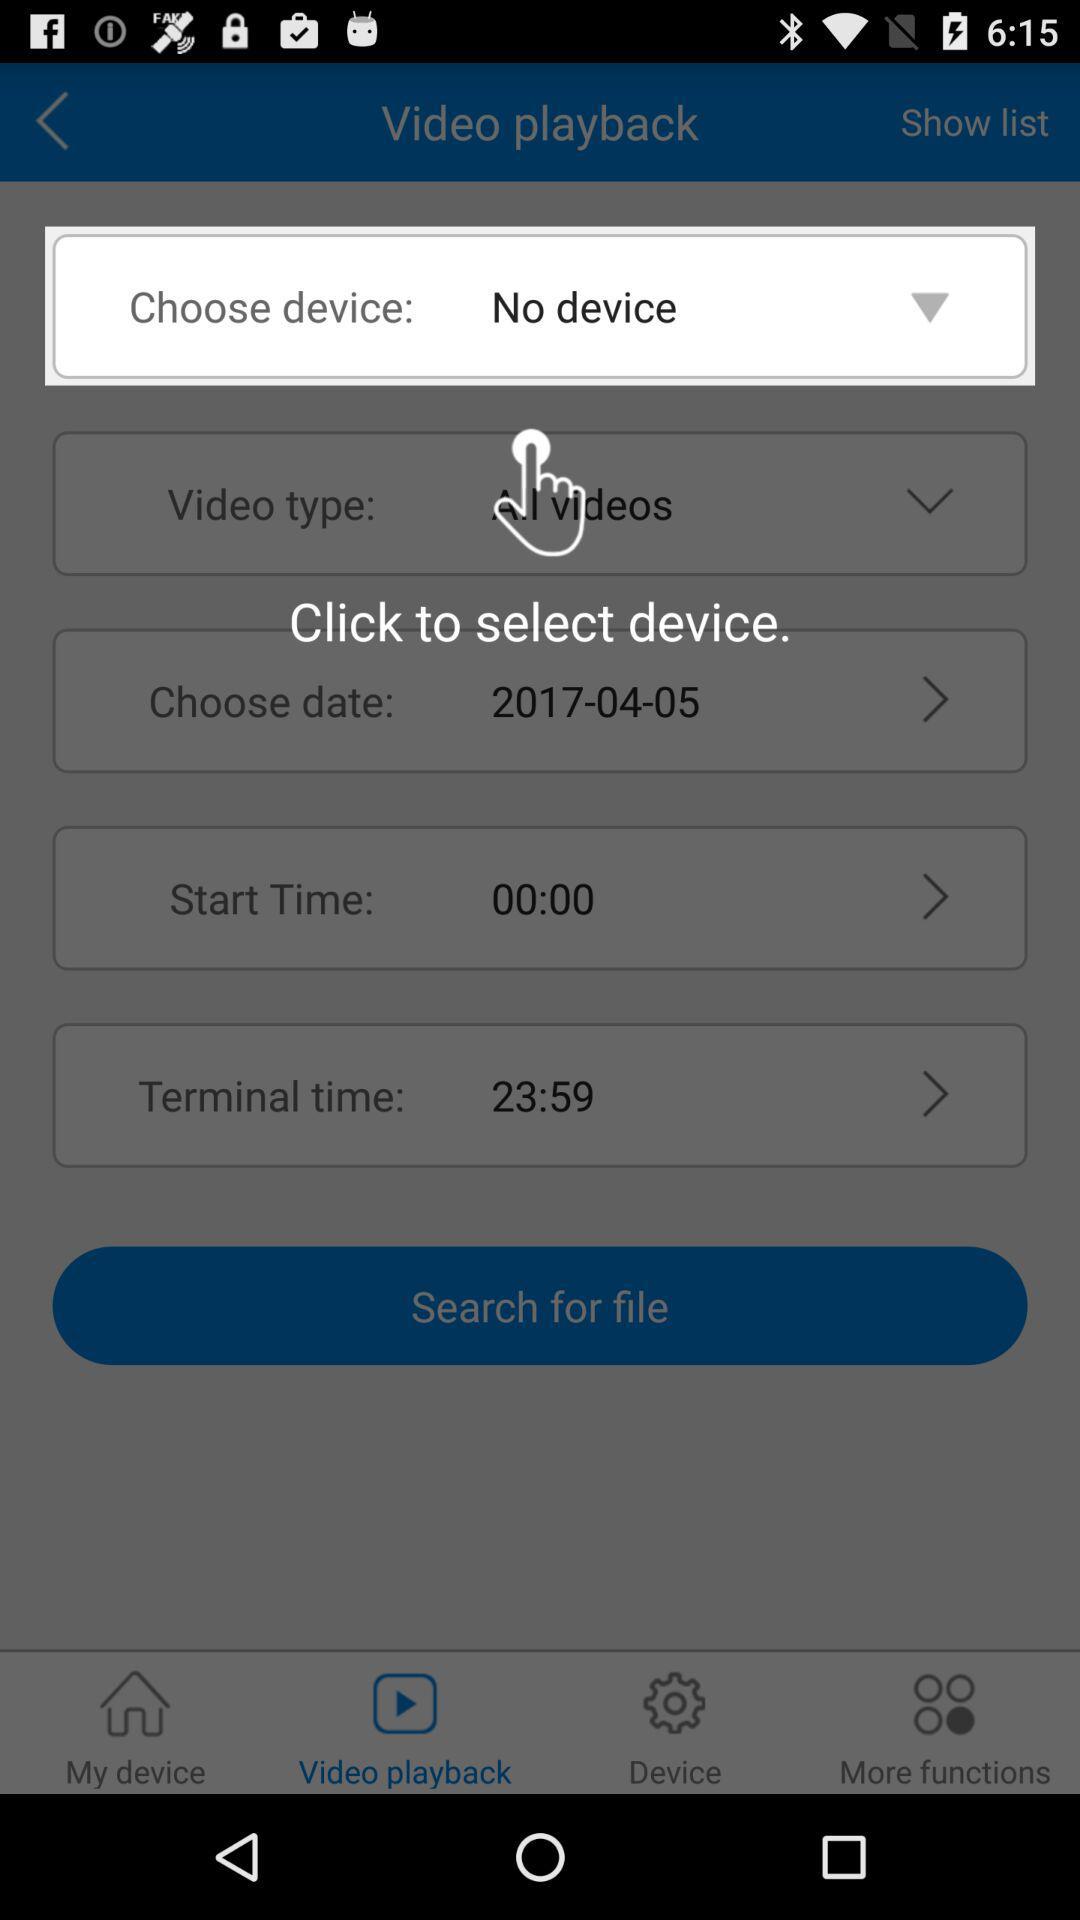 This screenshot has width=1080, height=1920. What do you see at coordinates (58, 121) in the screenshot?
I see `the app above choose device: item` at bounding box center [58, 121].